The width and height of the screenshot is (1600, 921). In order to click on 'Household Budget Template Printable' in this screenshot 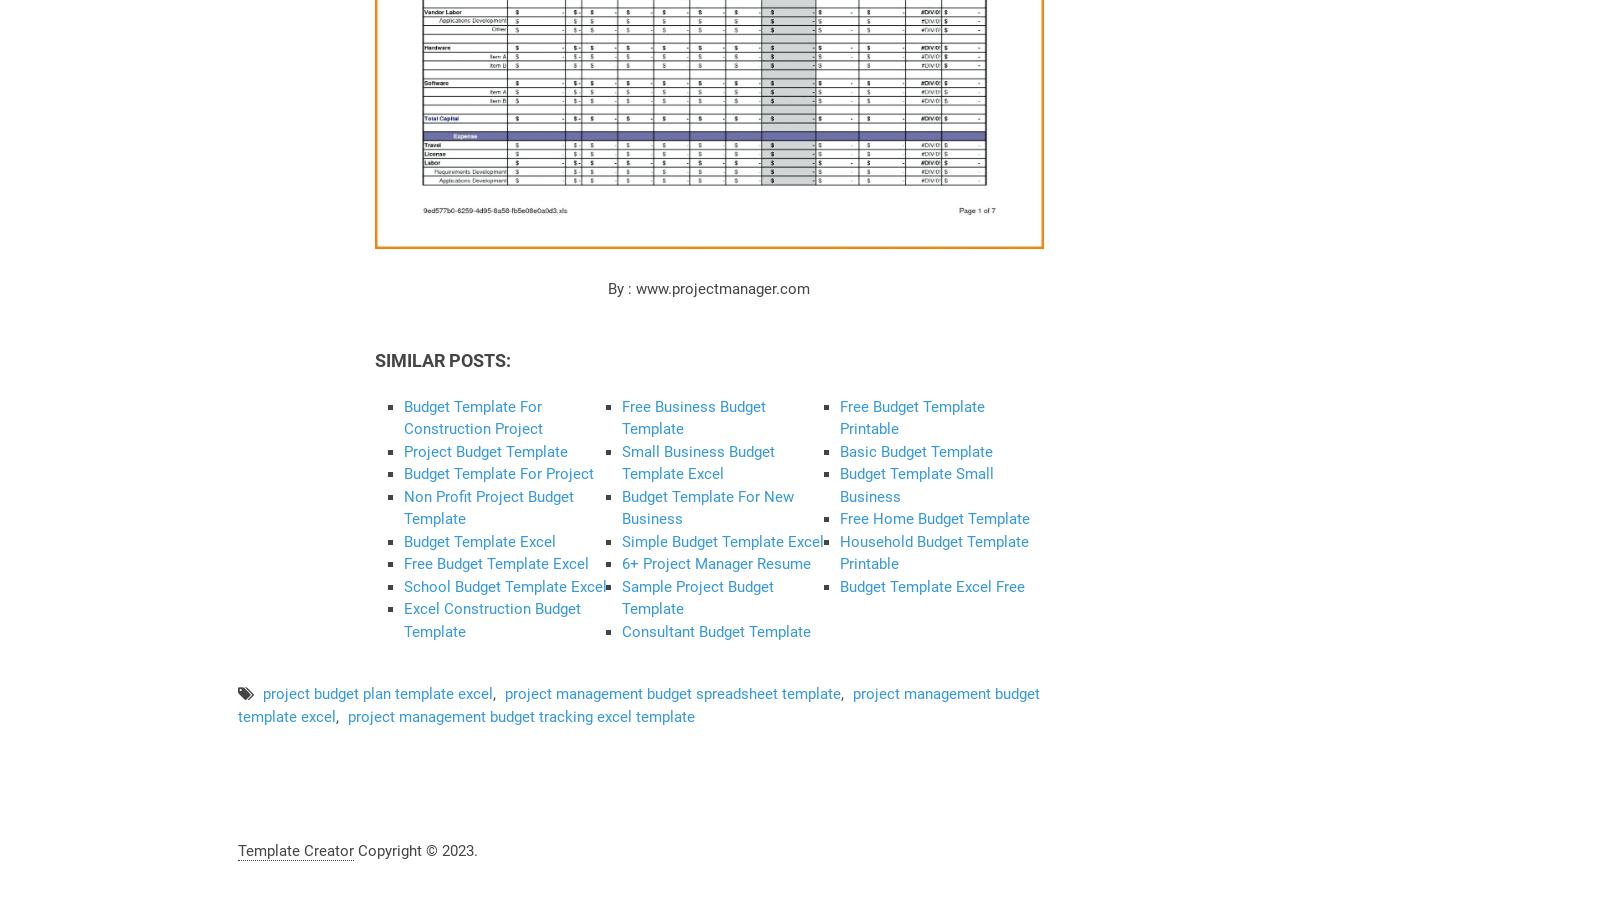, I will do `click(839, 551)`.